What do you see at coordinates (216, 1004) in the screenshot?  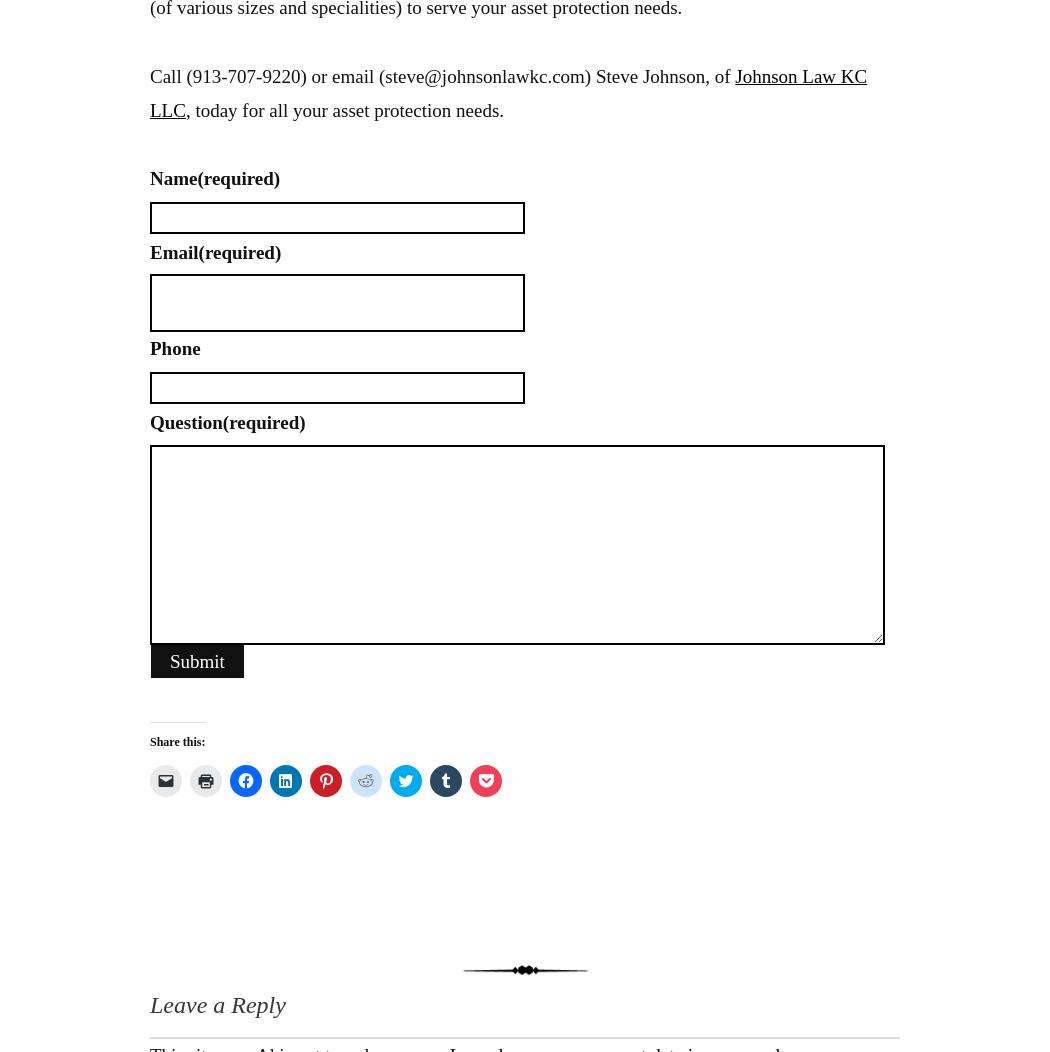 I see `'Leave a Reply'` at bounding box center [216, 1004].